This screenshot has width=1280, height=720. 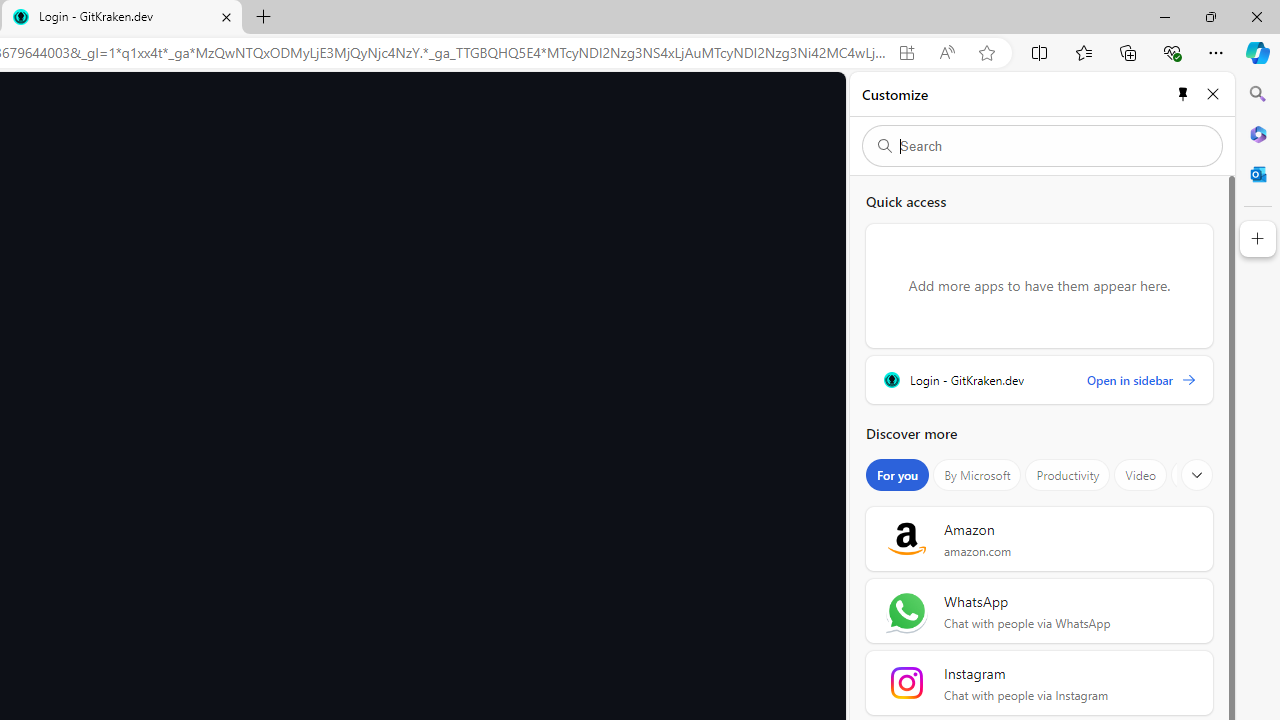 I want to click on 'By Microsoft', so click(x=977, y=475).